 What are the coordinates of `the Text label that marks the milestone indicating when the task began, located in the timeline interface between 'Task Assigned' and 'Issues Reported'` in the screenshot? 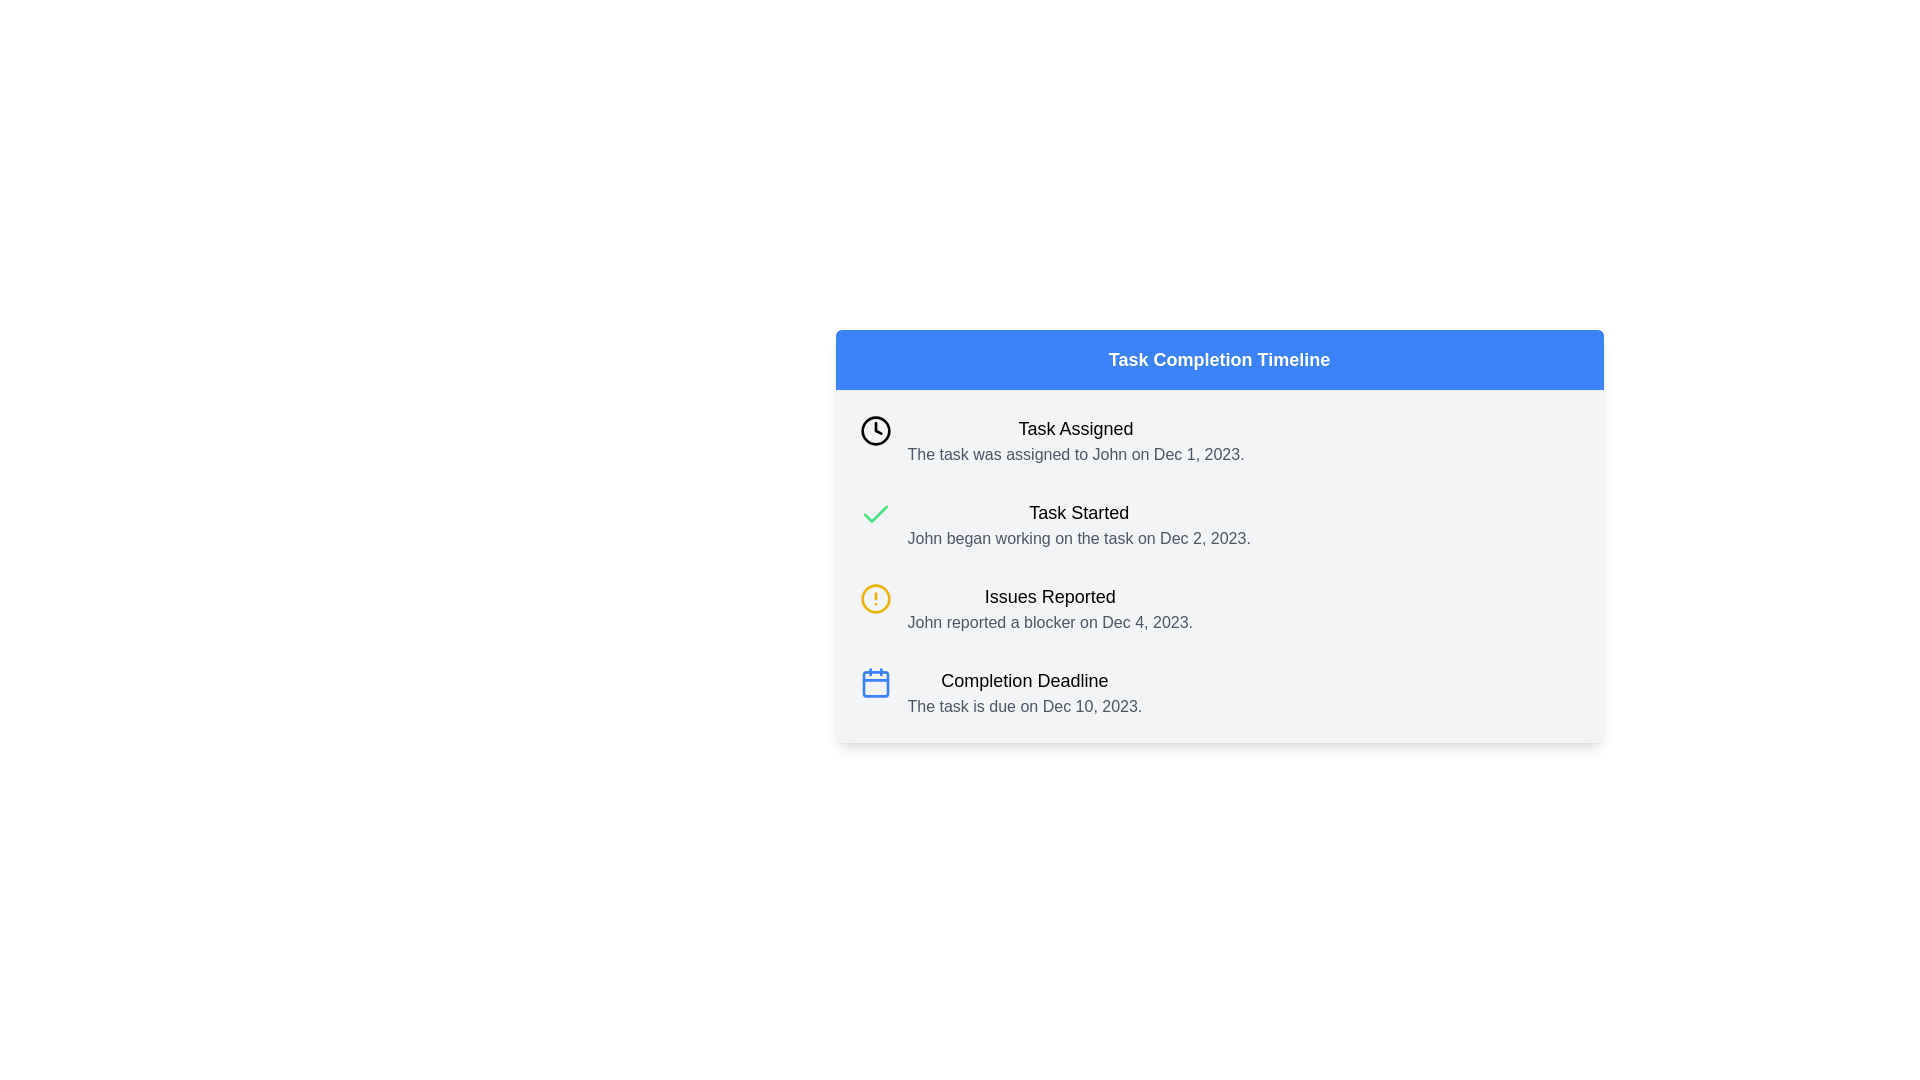 It's located at (1078, 512).